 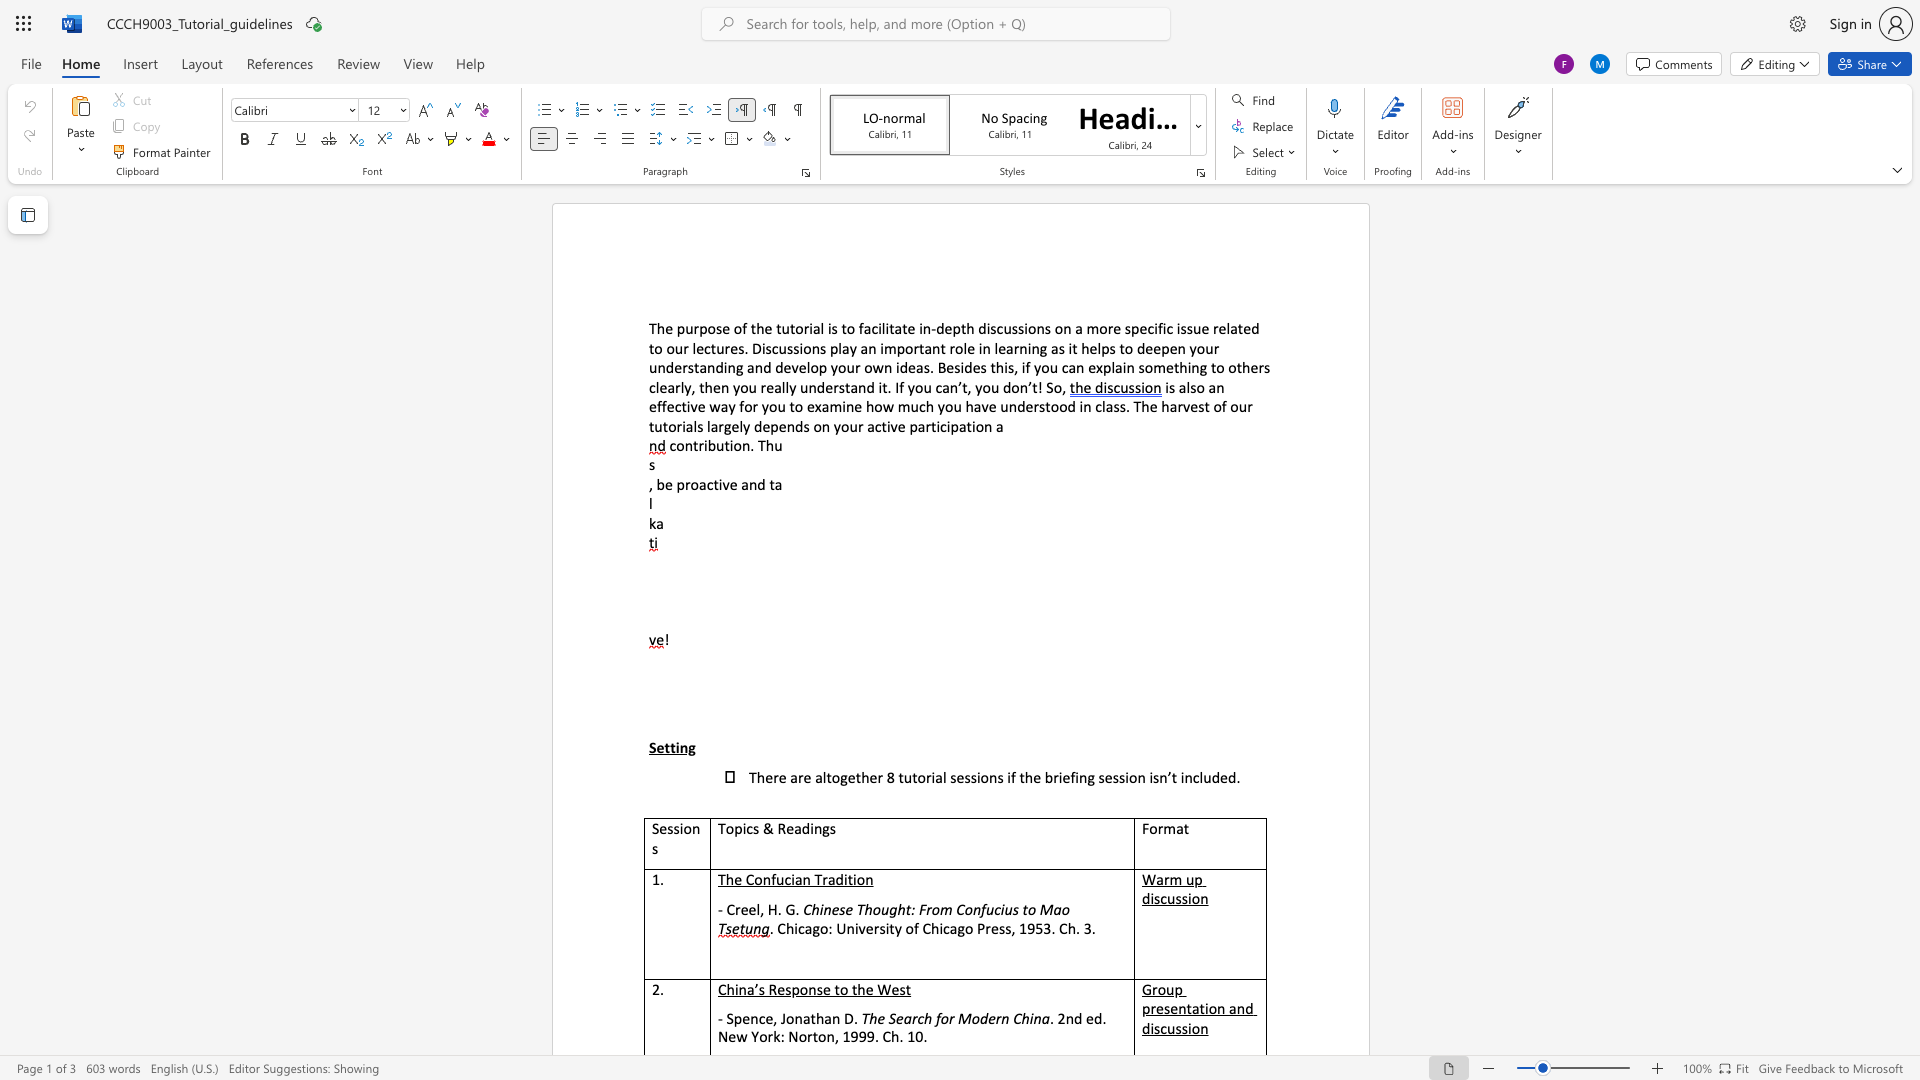 I want to click on the 5th character "r" in the text, so click(x=679, y=425).